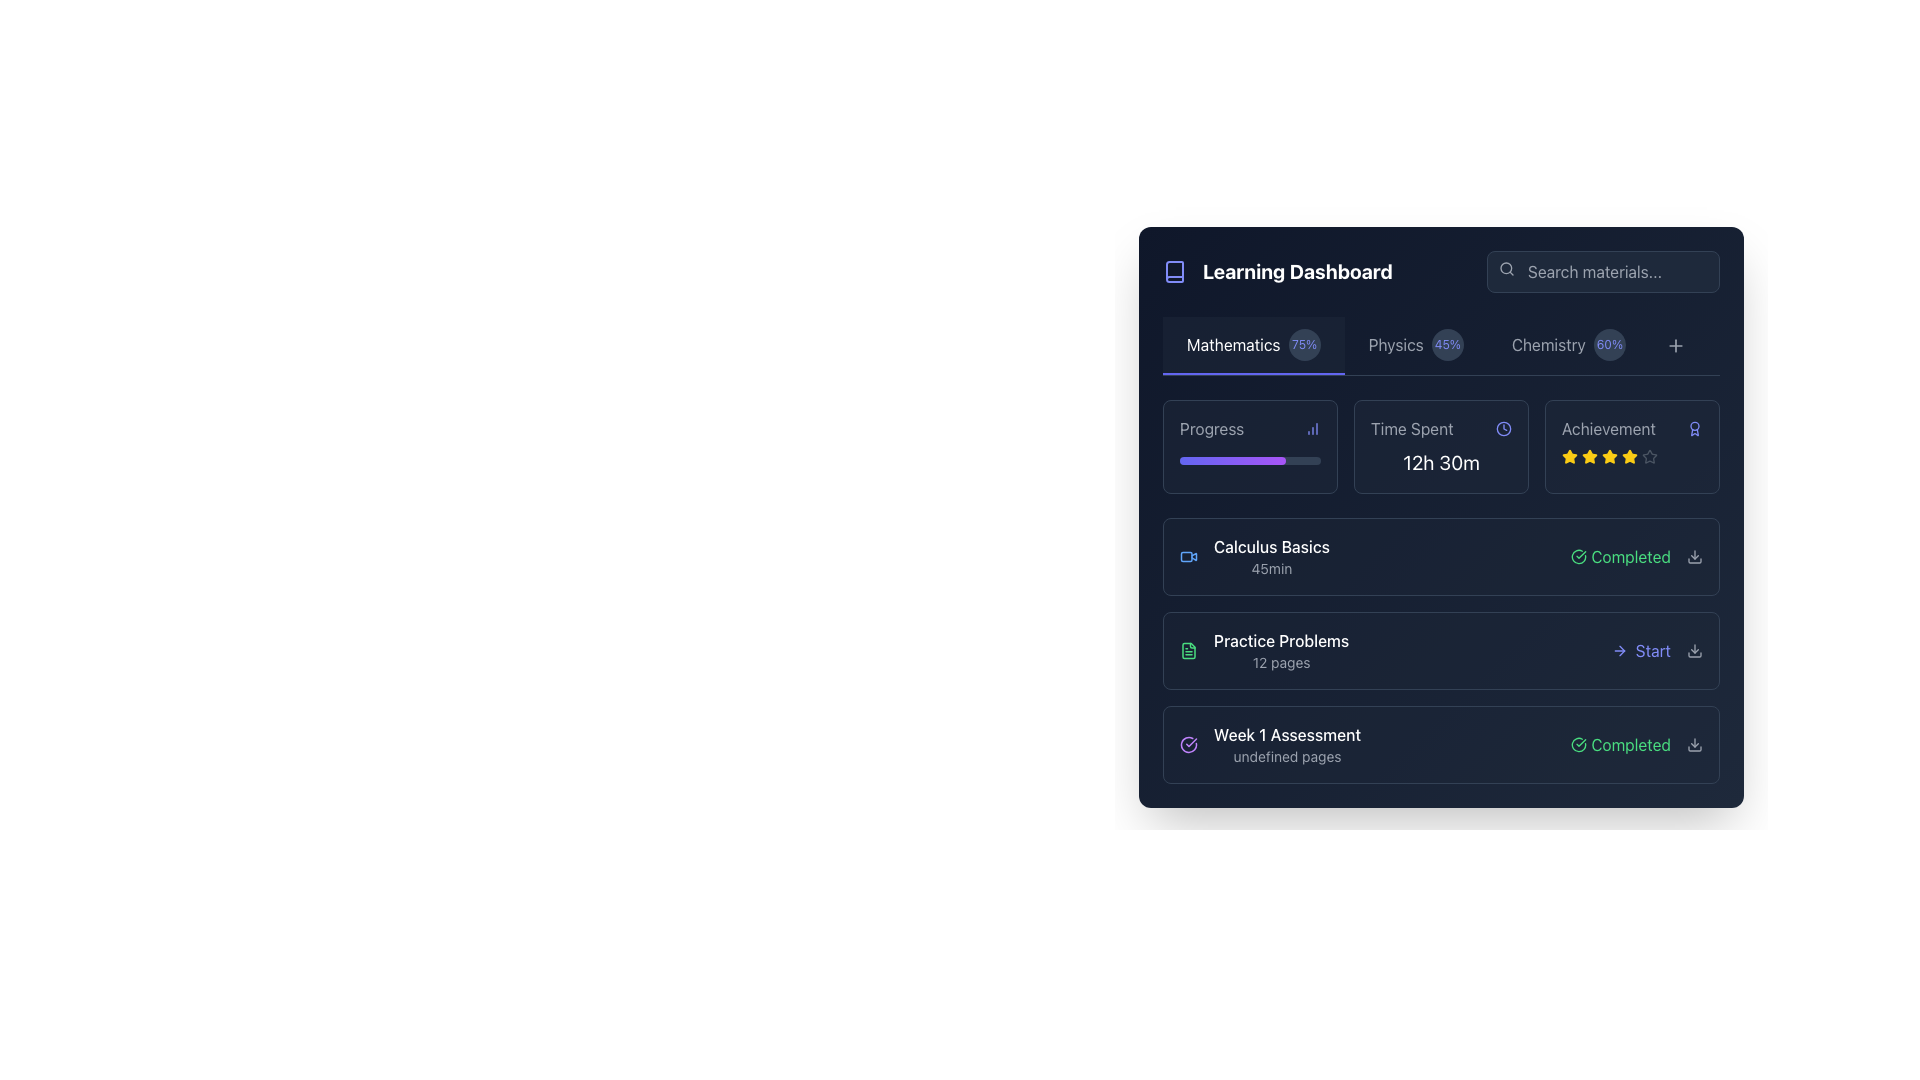  I want to click on title text element for the course module 'Calculus Basics' located in the 'Mathematics' section, positioned above the '45min' label, so click(1271, 547).